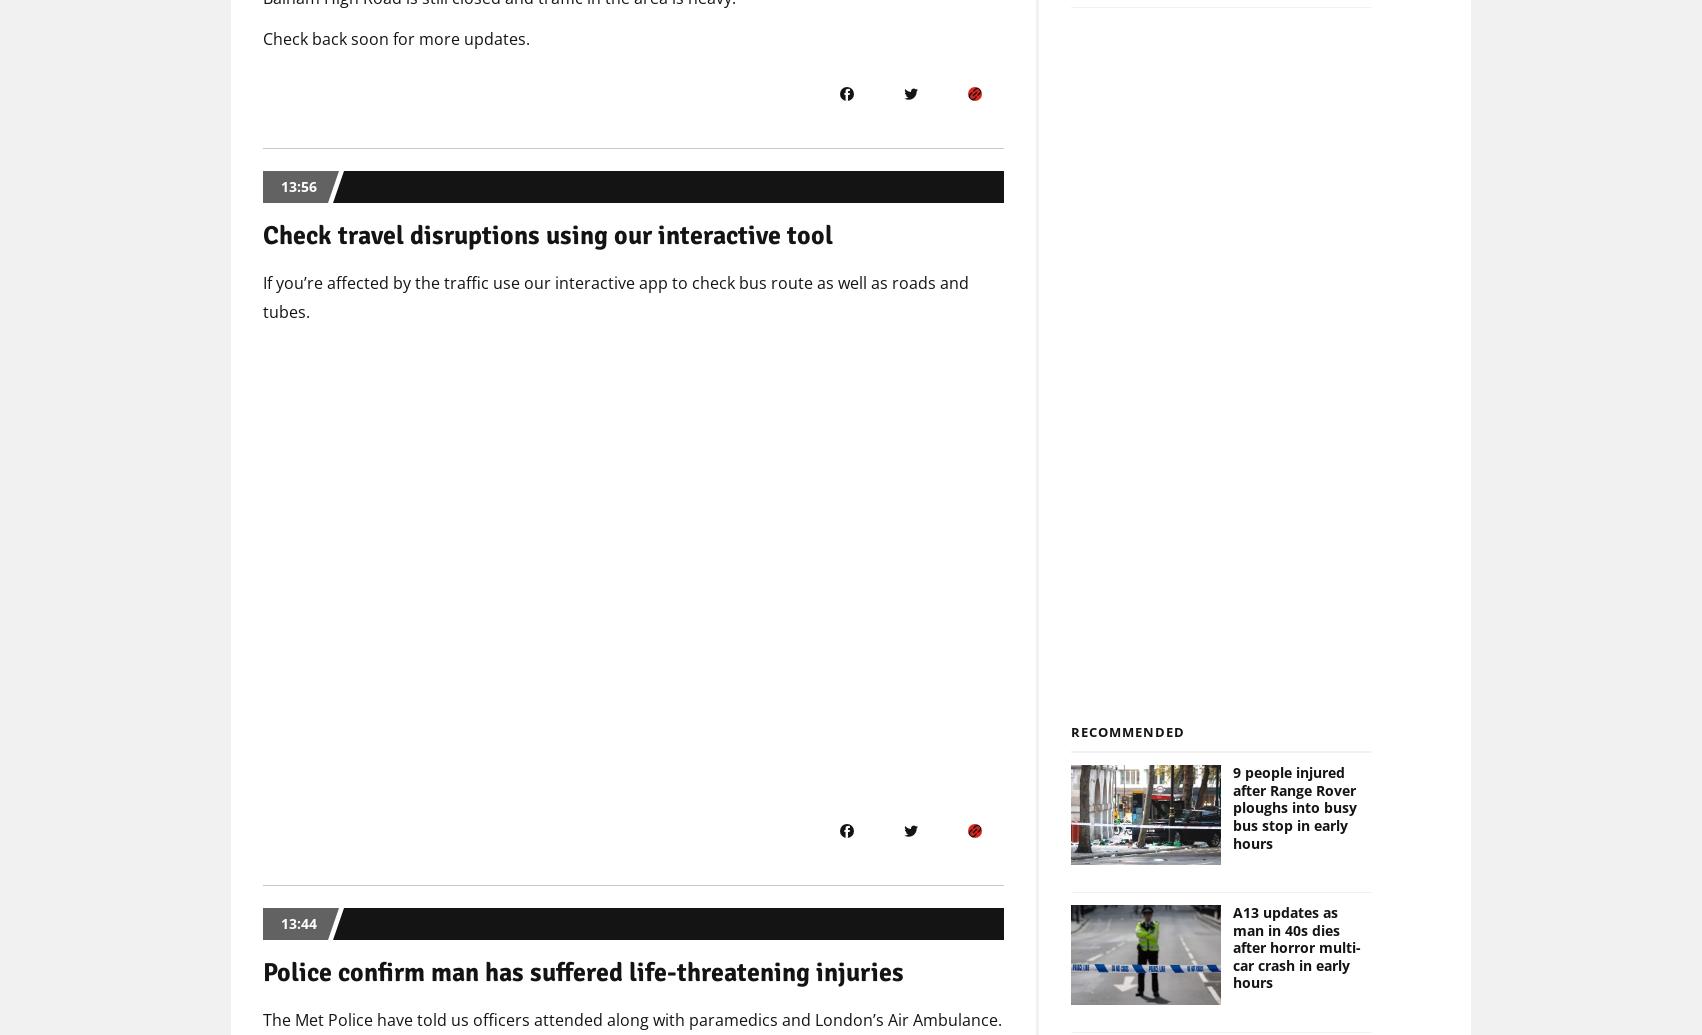 The image size is (1702, 1035). Describe the element at coordinates (396, 39) in the screenshot. I see `'Check back soon for more updates.'` at that location.